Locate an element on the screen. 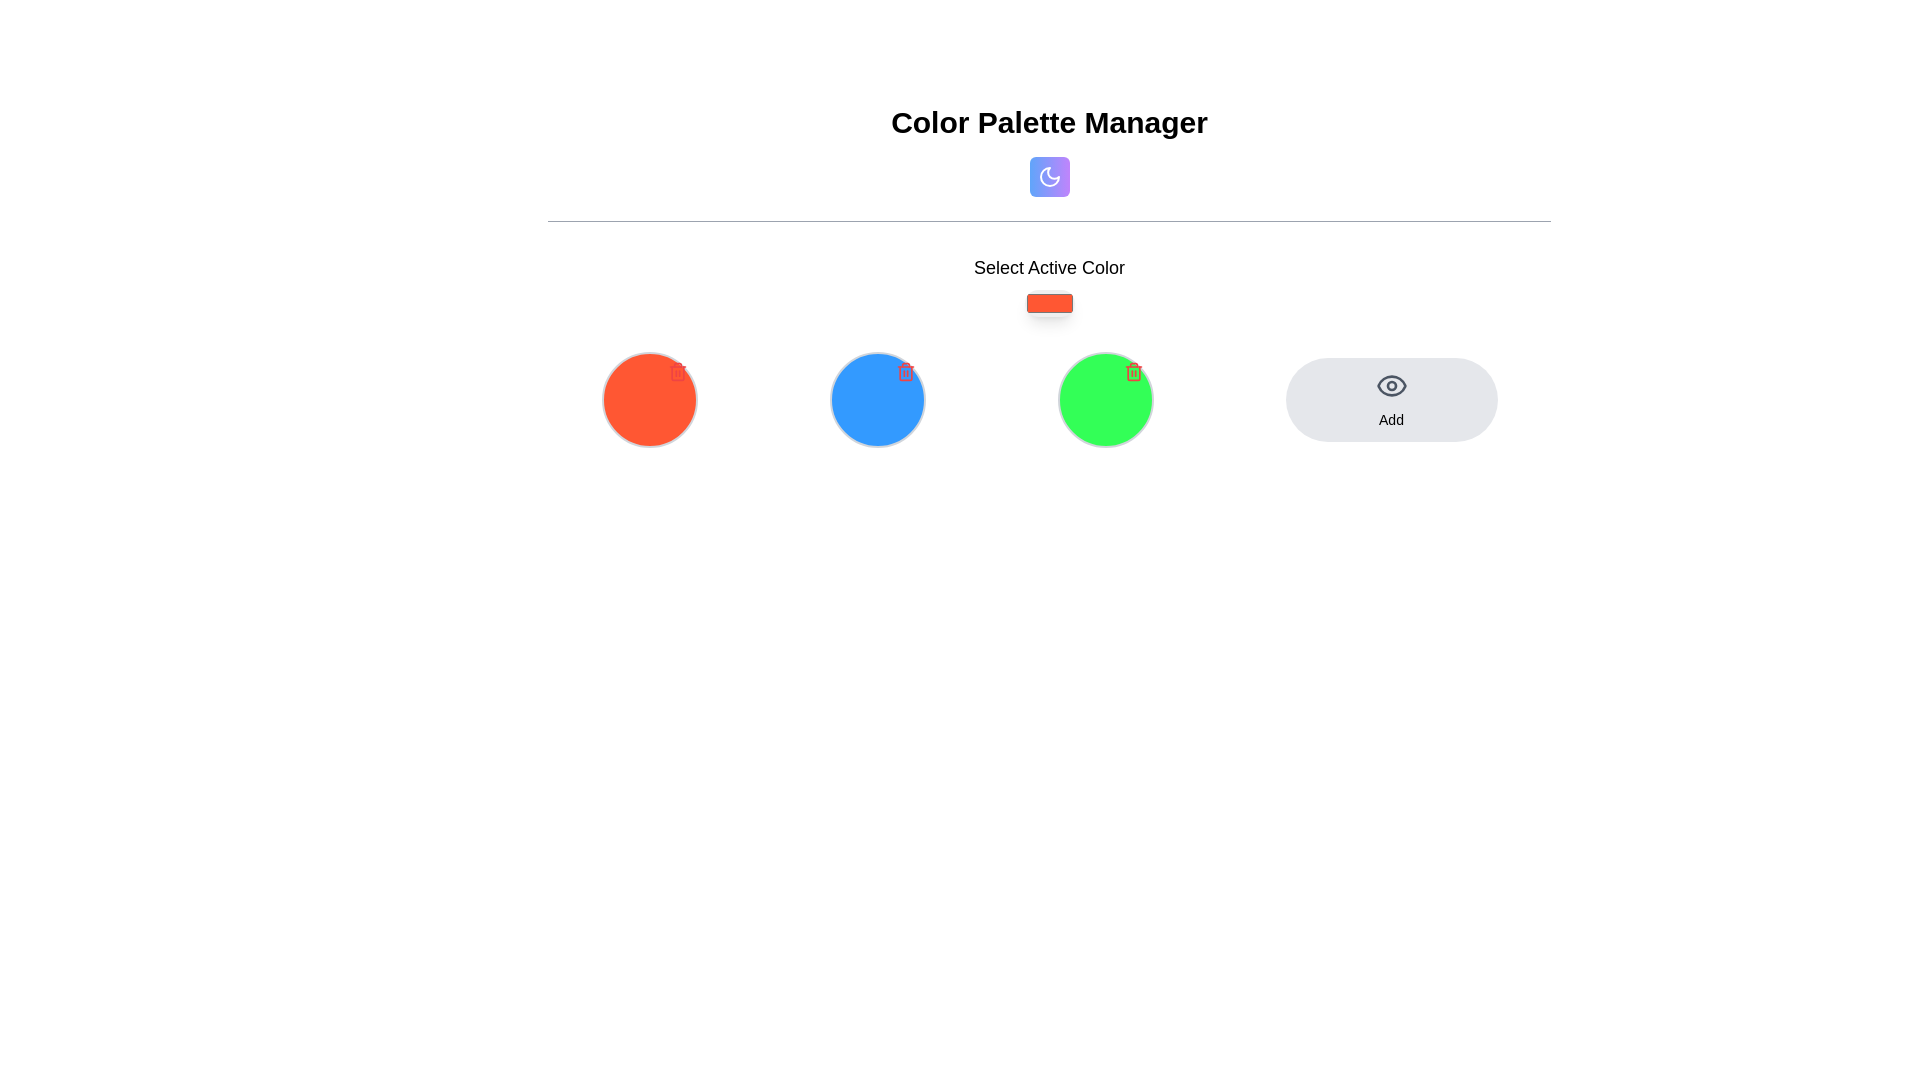 The width and height of the screenshot is (1920, 1080). the oval-shaped button containing the eye icon located at the bottom-right side of the interface, next to the 'Add' label and camera icon is located at coordinates (1390, 385).